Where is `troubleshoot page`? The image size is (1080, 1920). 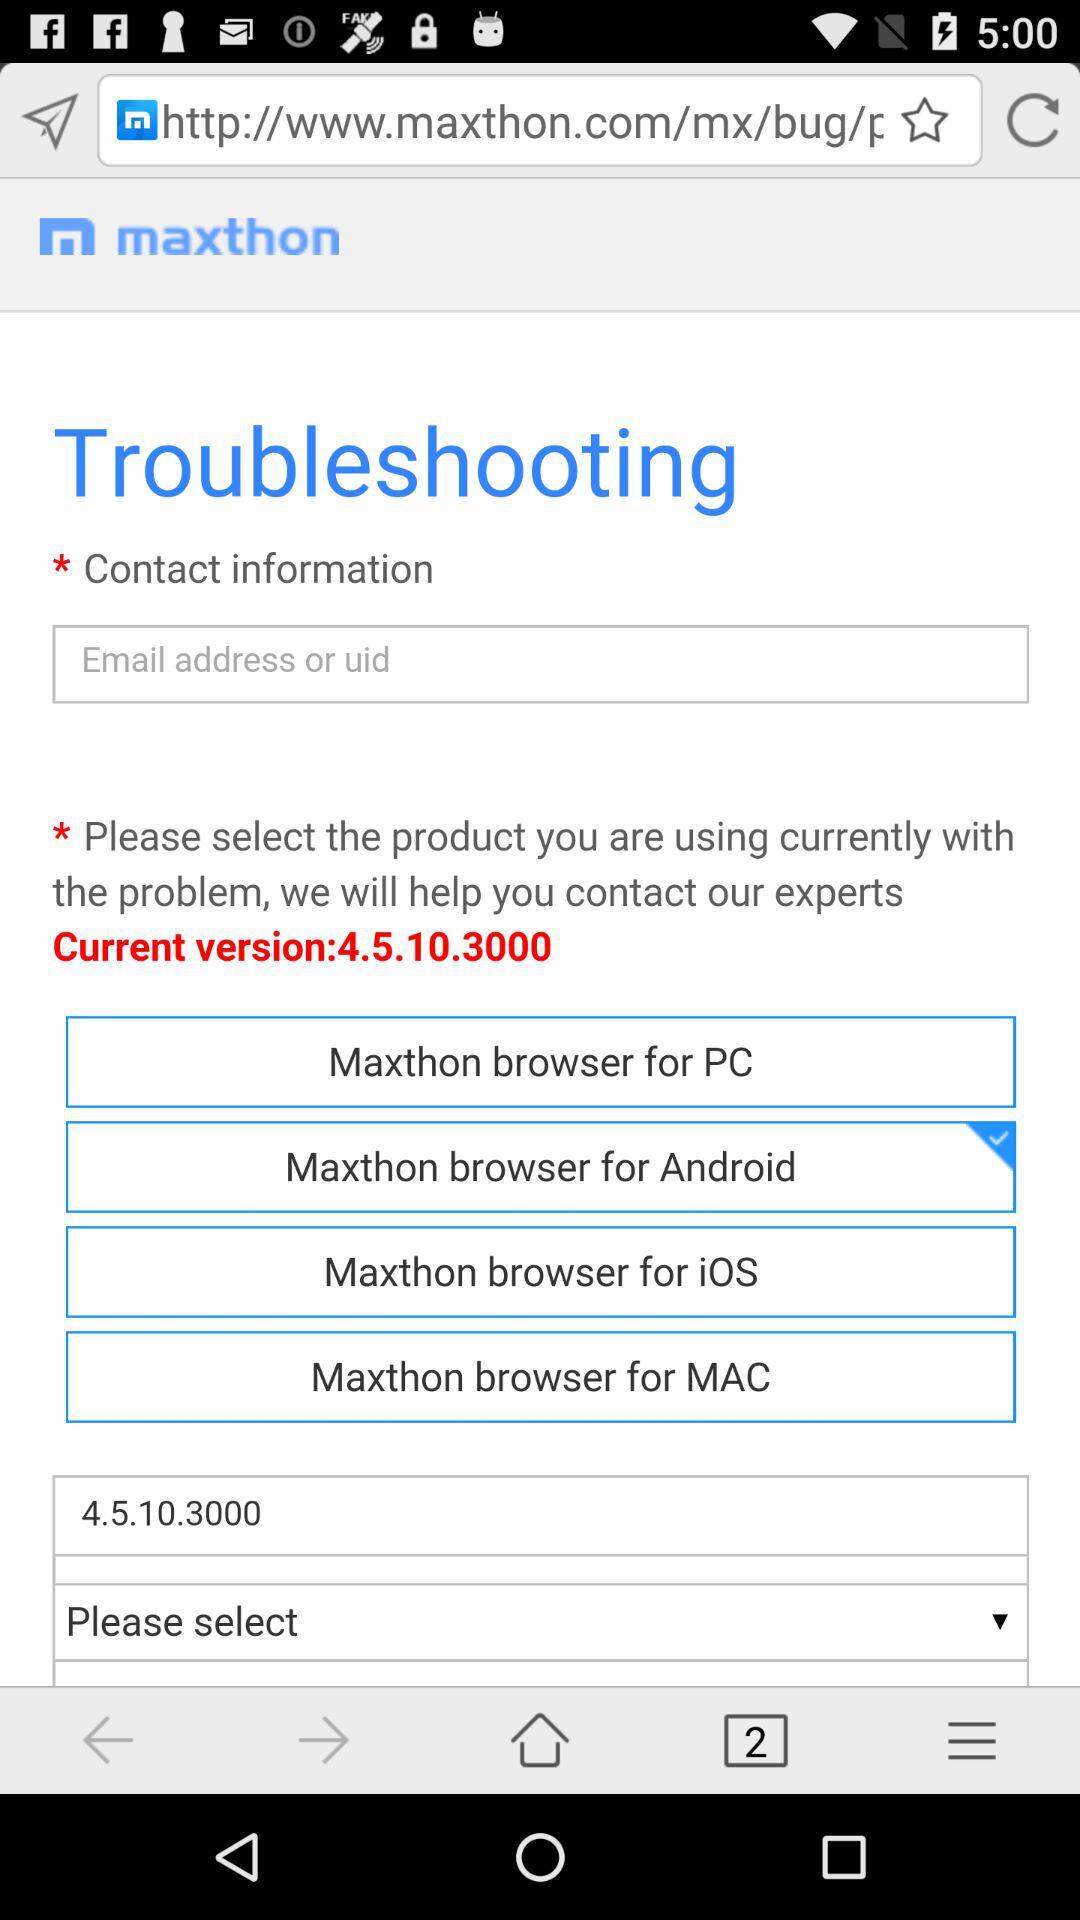
troubleshoot page is located at coordinates (540, 986).